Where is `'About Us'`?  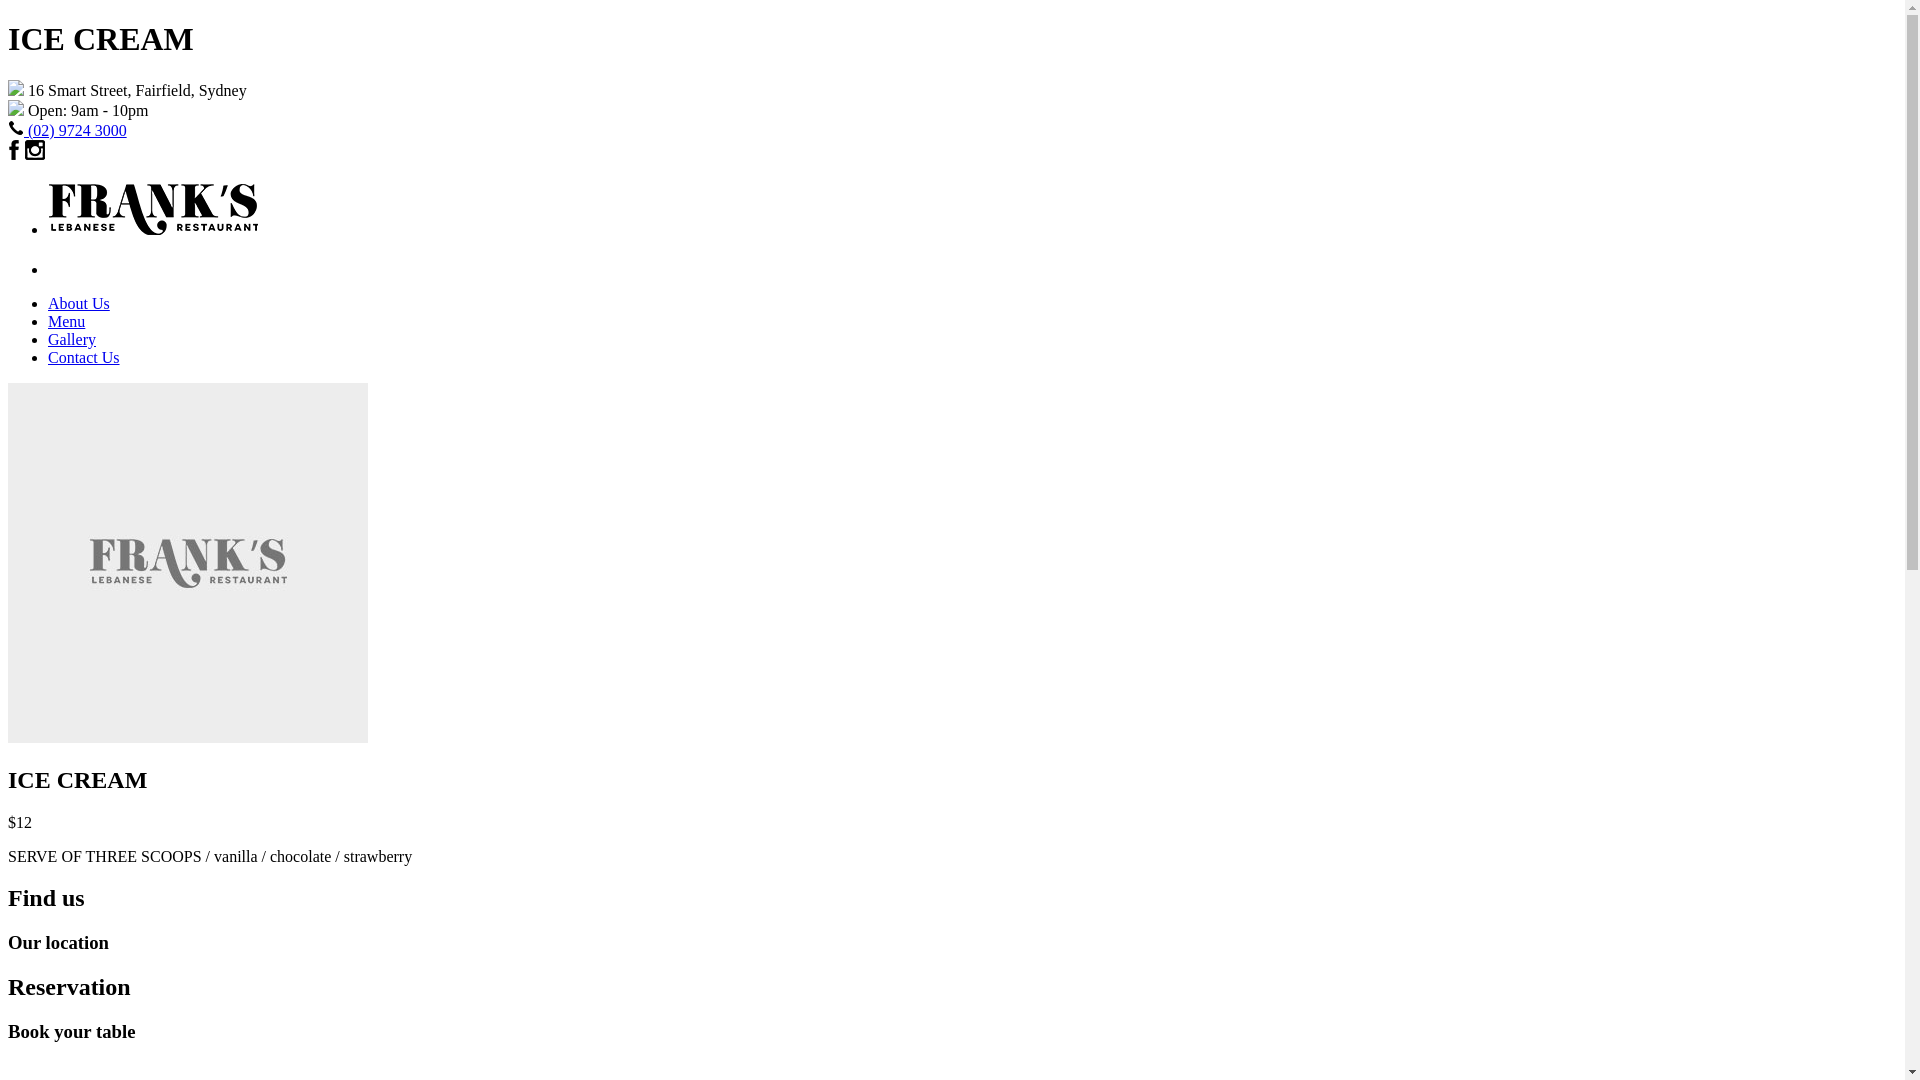
'About Us' is located at coordinates (48, 303).